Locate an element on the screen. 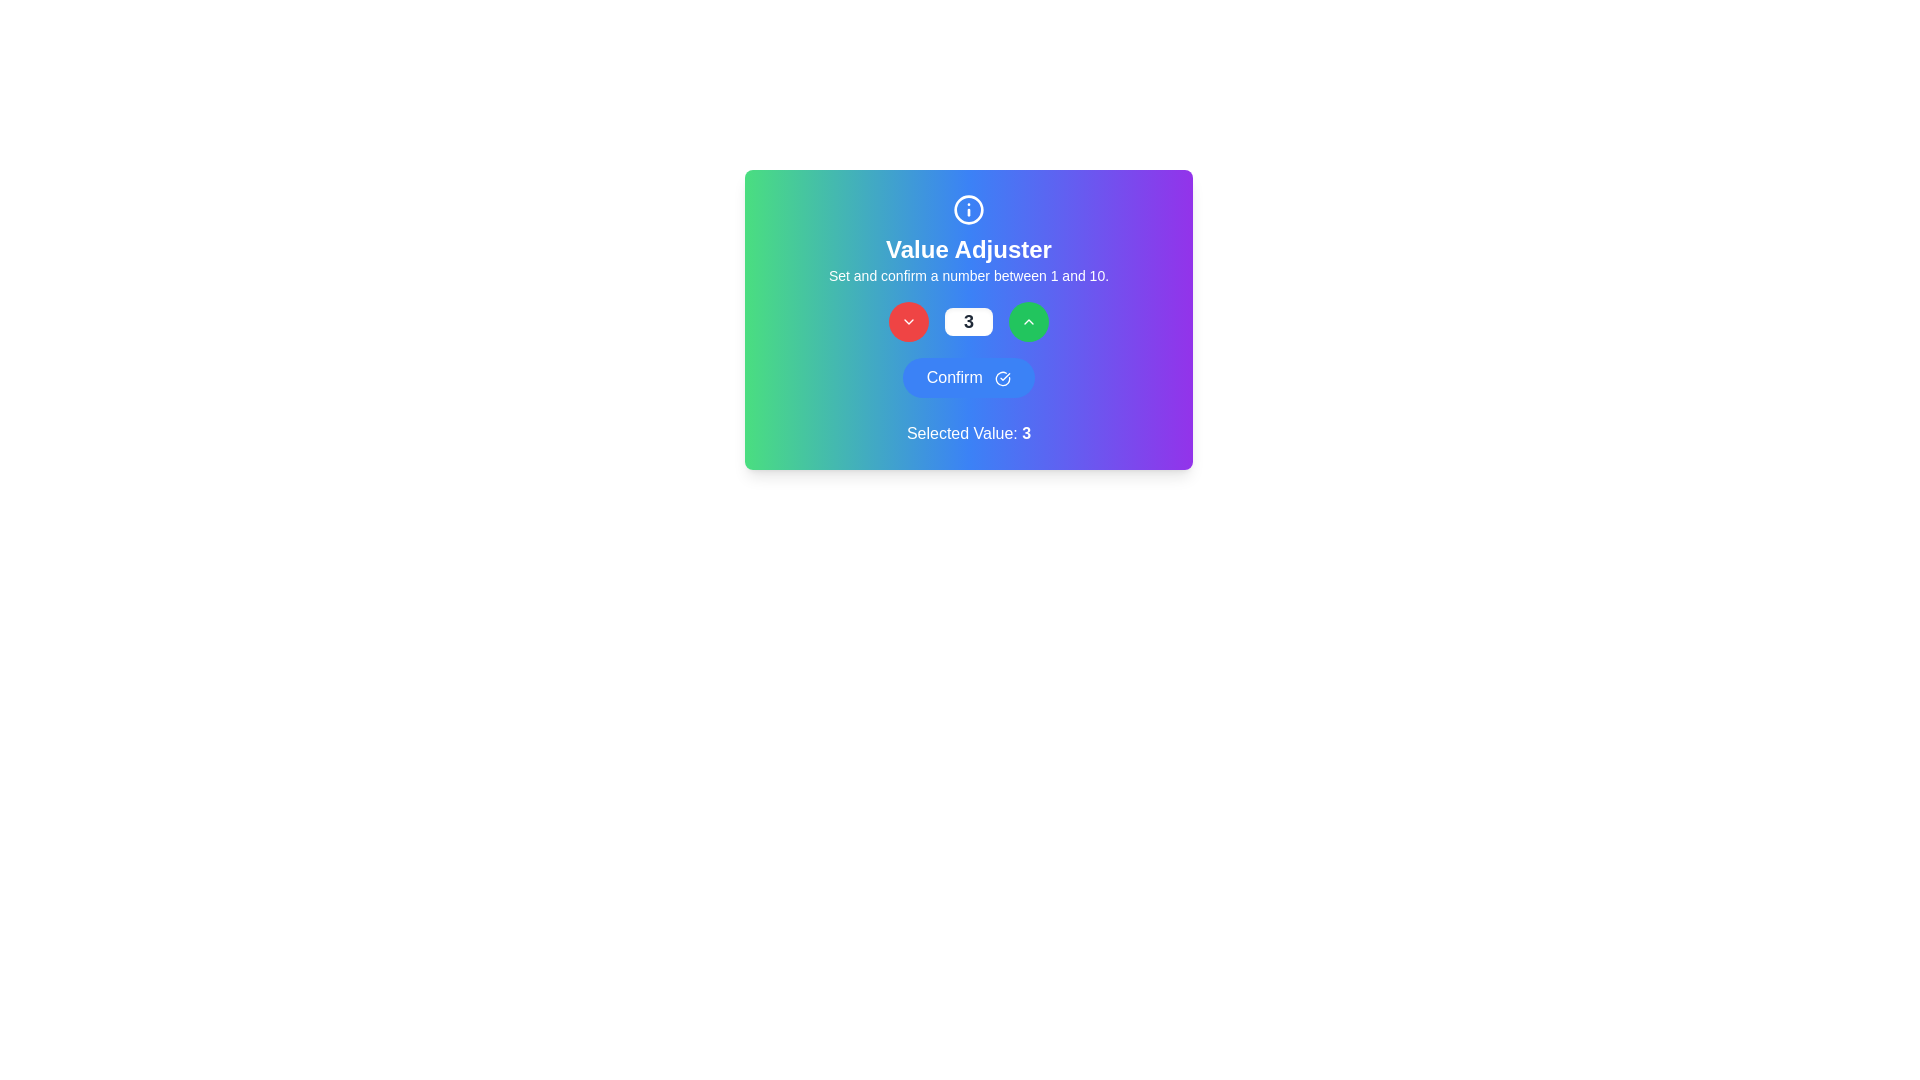 The image size is (1920, 1080). the circular red button with a white downwards arrow to experience the hover effect is located at coordinates (907, 320).